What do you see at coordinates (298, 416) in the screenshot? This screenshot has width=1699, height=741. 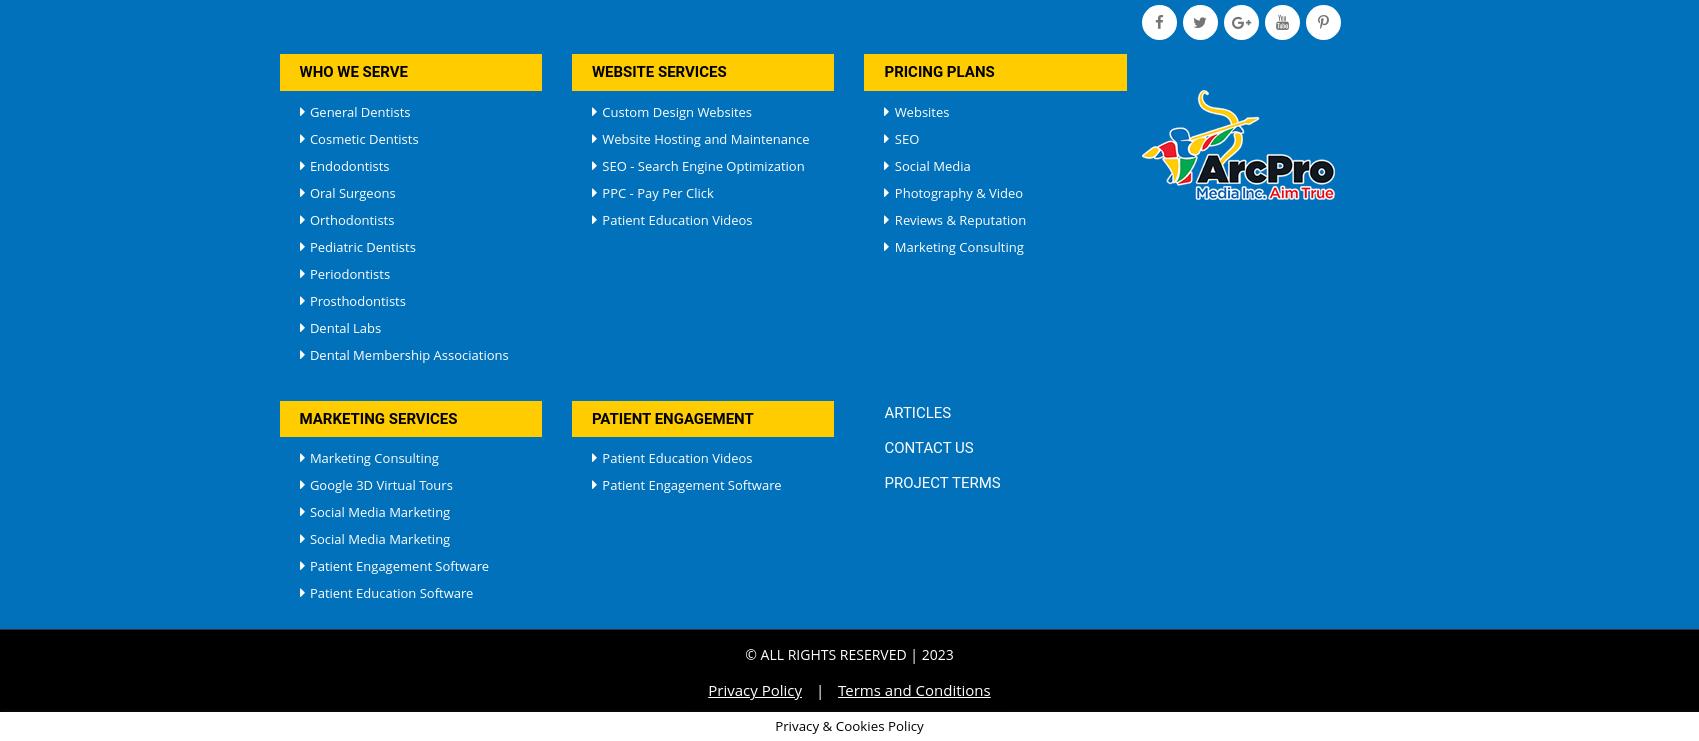 I see `'MARKETING SERVICES'` at bounding box center [298, 416].